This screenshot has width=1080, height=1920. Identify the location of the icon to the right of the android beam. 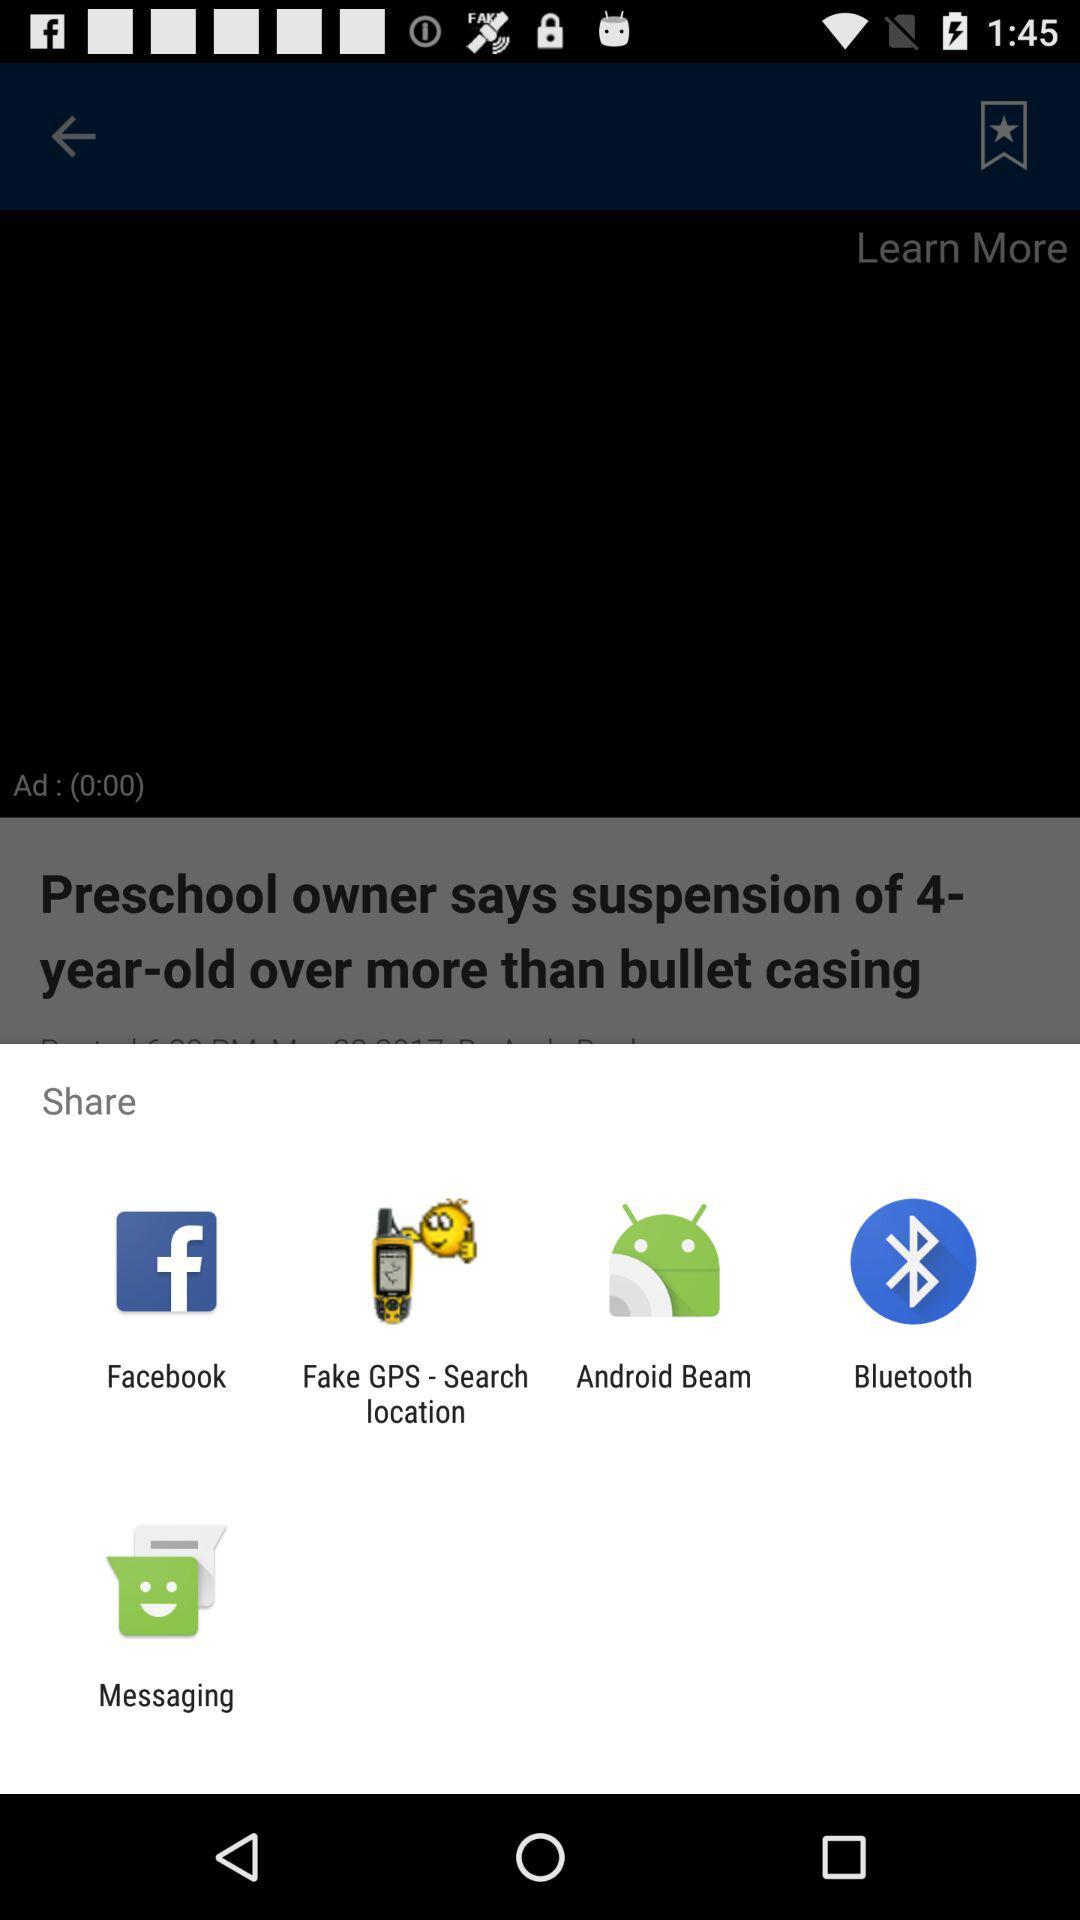
(913, 1392).